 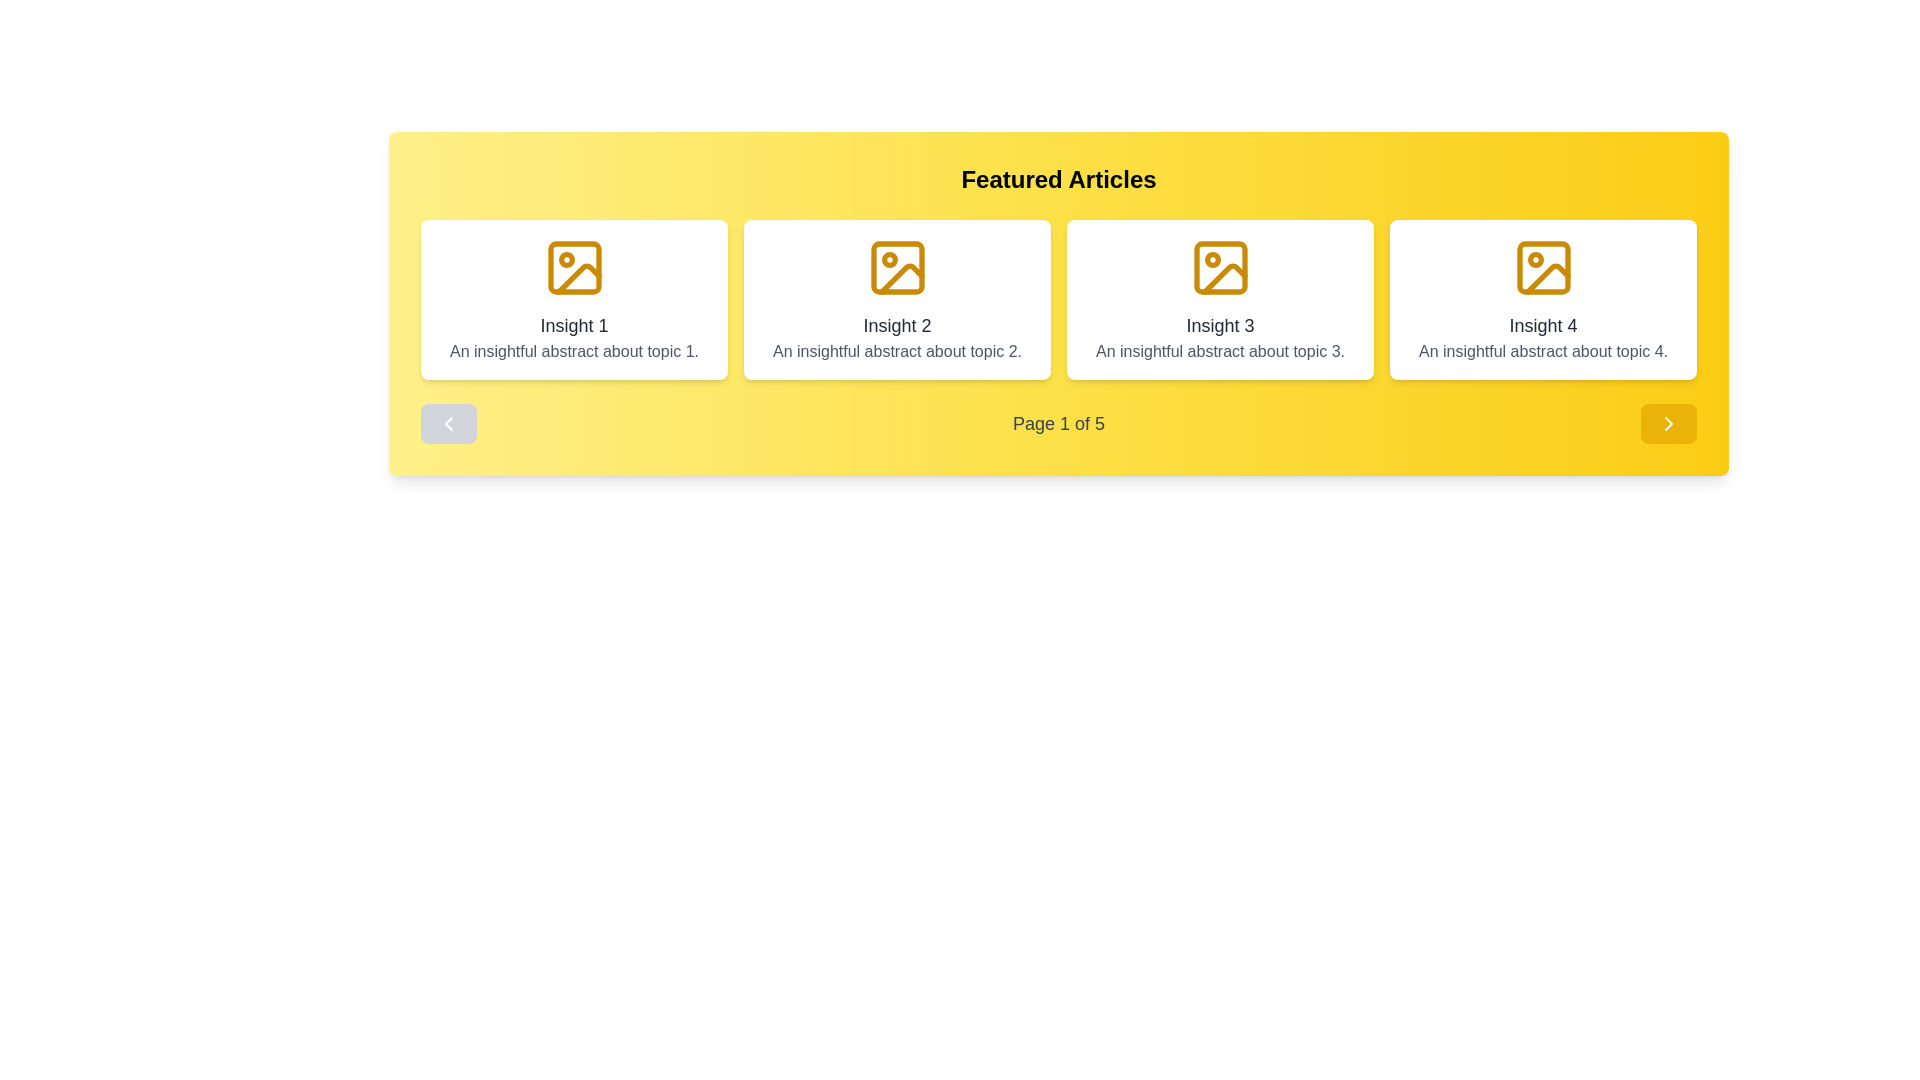 What do you see at coordinates (900, 279) in the screenshot?
I see `the photo icon graphical subcomponent located in the top-center section of the 'Insight 2' card to trigger any tooltip effects` at bounding box center [900, 279].